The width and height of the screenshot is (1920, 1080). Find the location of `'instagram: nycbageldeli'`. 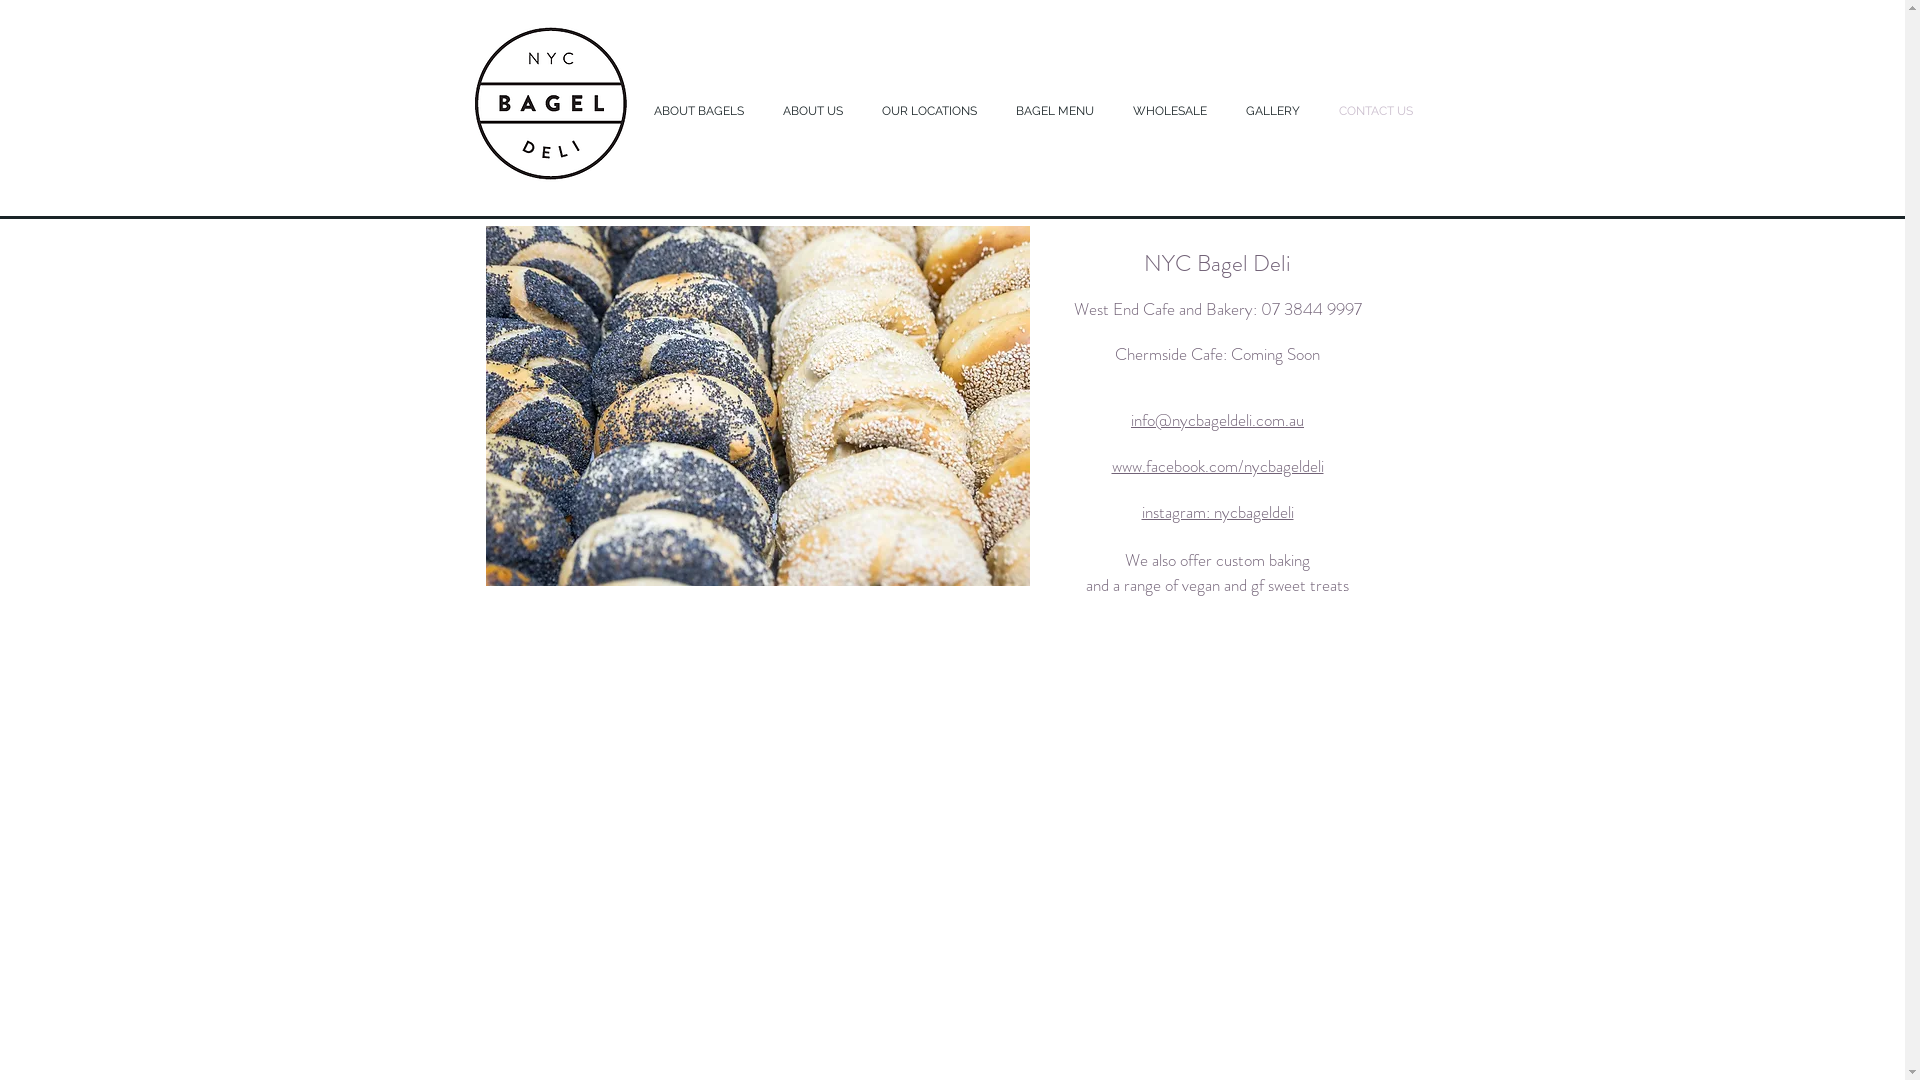

'instagram: nycbageldeli' is located at coordinates (1217, 512).